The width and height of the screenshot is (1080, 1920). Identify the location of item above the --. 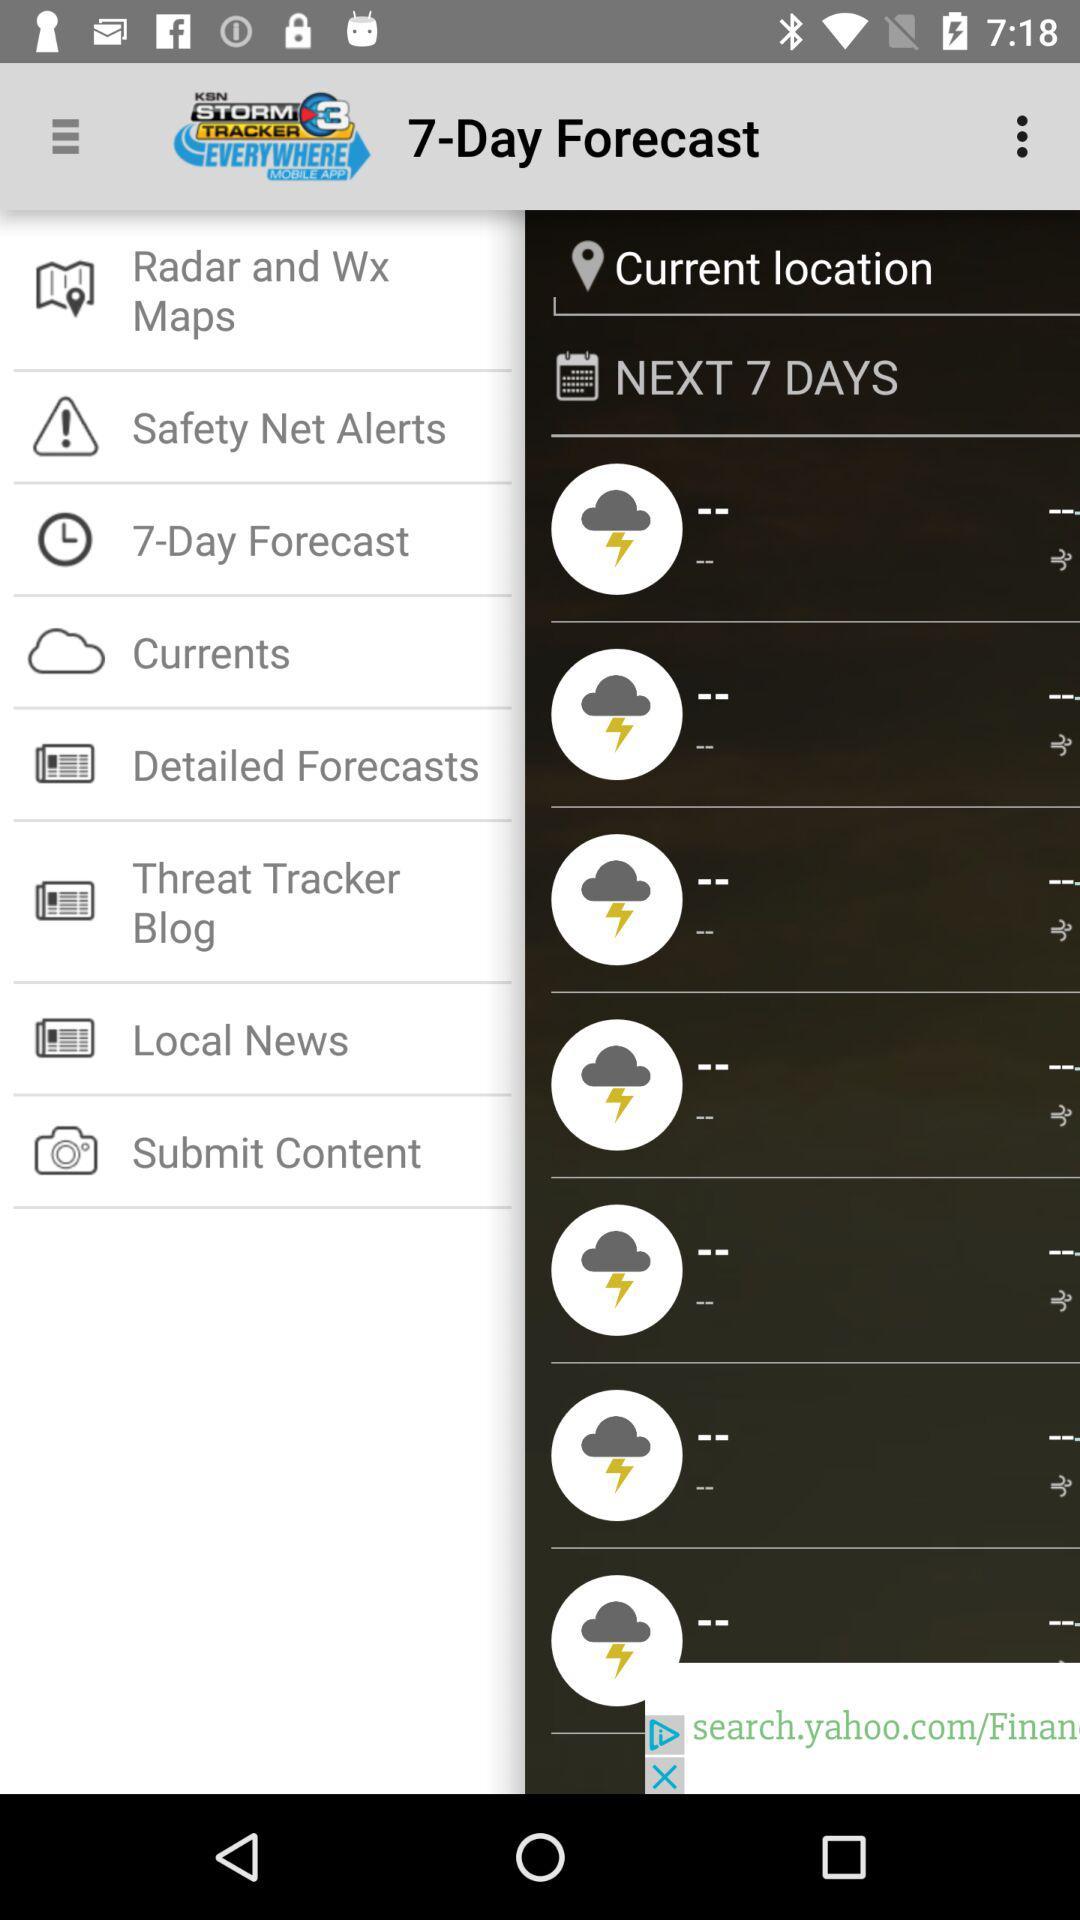
(1075, 694).